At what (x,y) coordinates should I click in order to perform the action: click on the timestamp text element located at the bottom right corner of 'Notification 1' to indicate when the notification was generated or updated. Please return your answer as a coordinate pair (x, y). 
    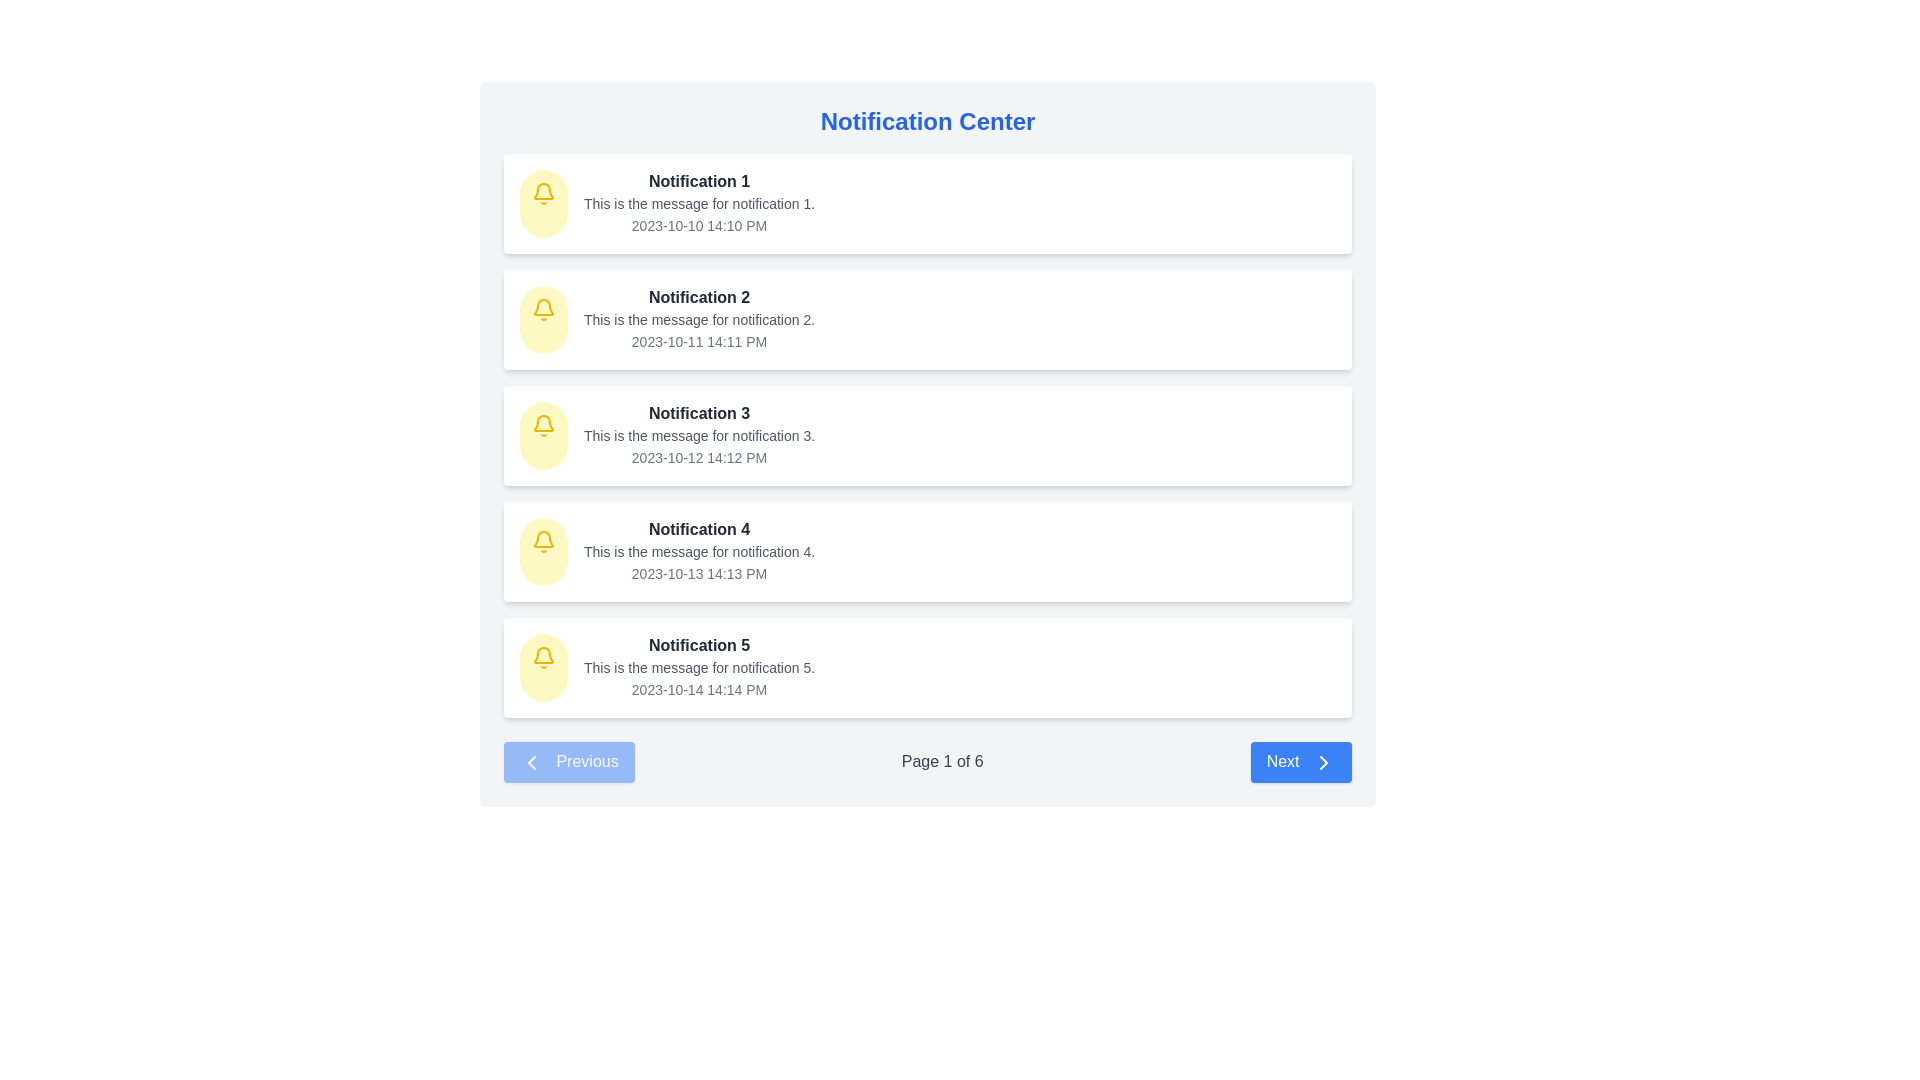
    Looking at the image, I should click on (699, 225).